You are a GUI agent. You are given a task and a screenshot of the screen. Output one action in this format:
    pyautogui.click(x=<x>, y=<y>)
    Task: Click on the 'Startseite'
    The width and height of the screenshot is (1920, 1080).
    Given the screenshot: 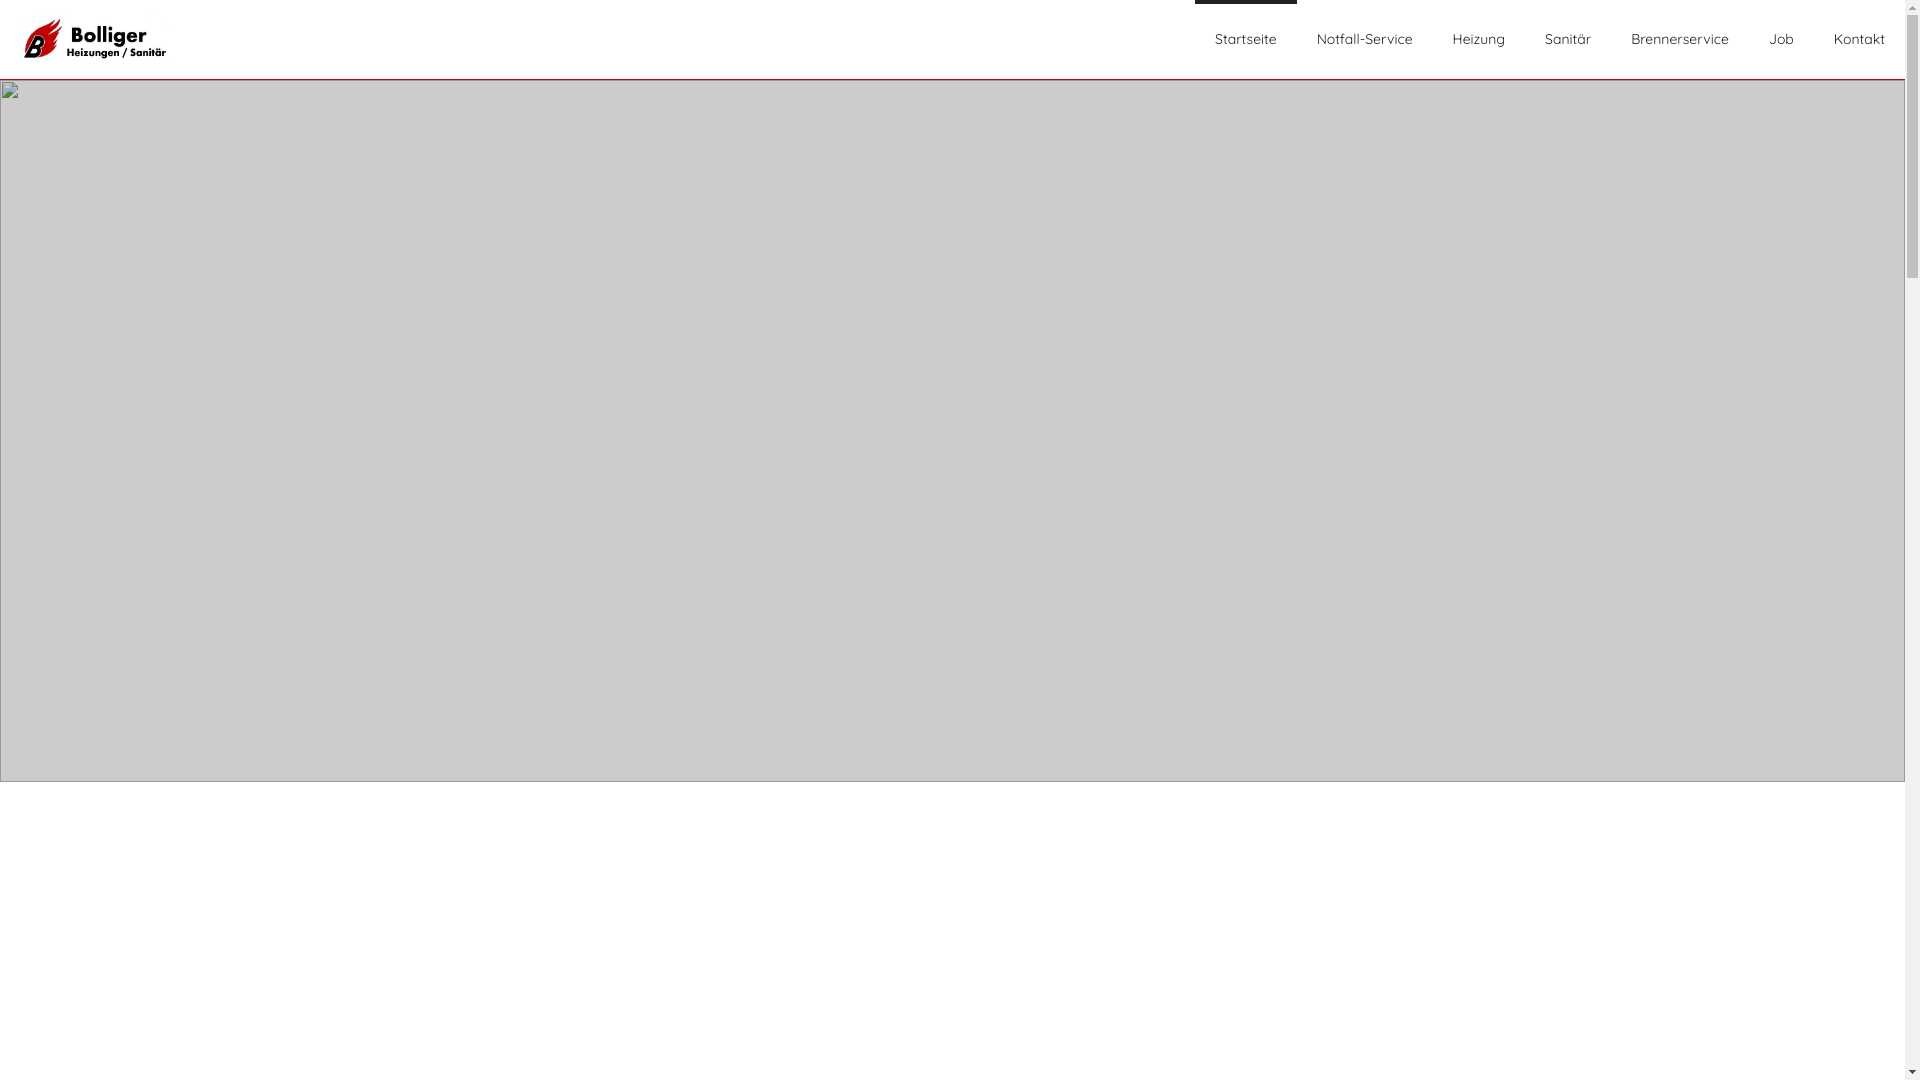 What is the action you would take?
    pyautogui.click(x=1245, y=39)
    